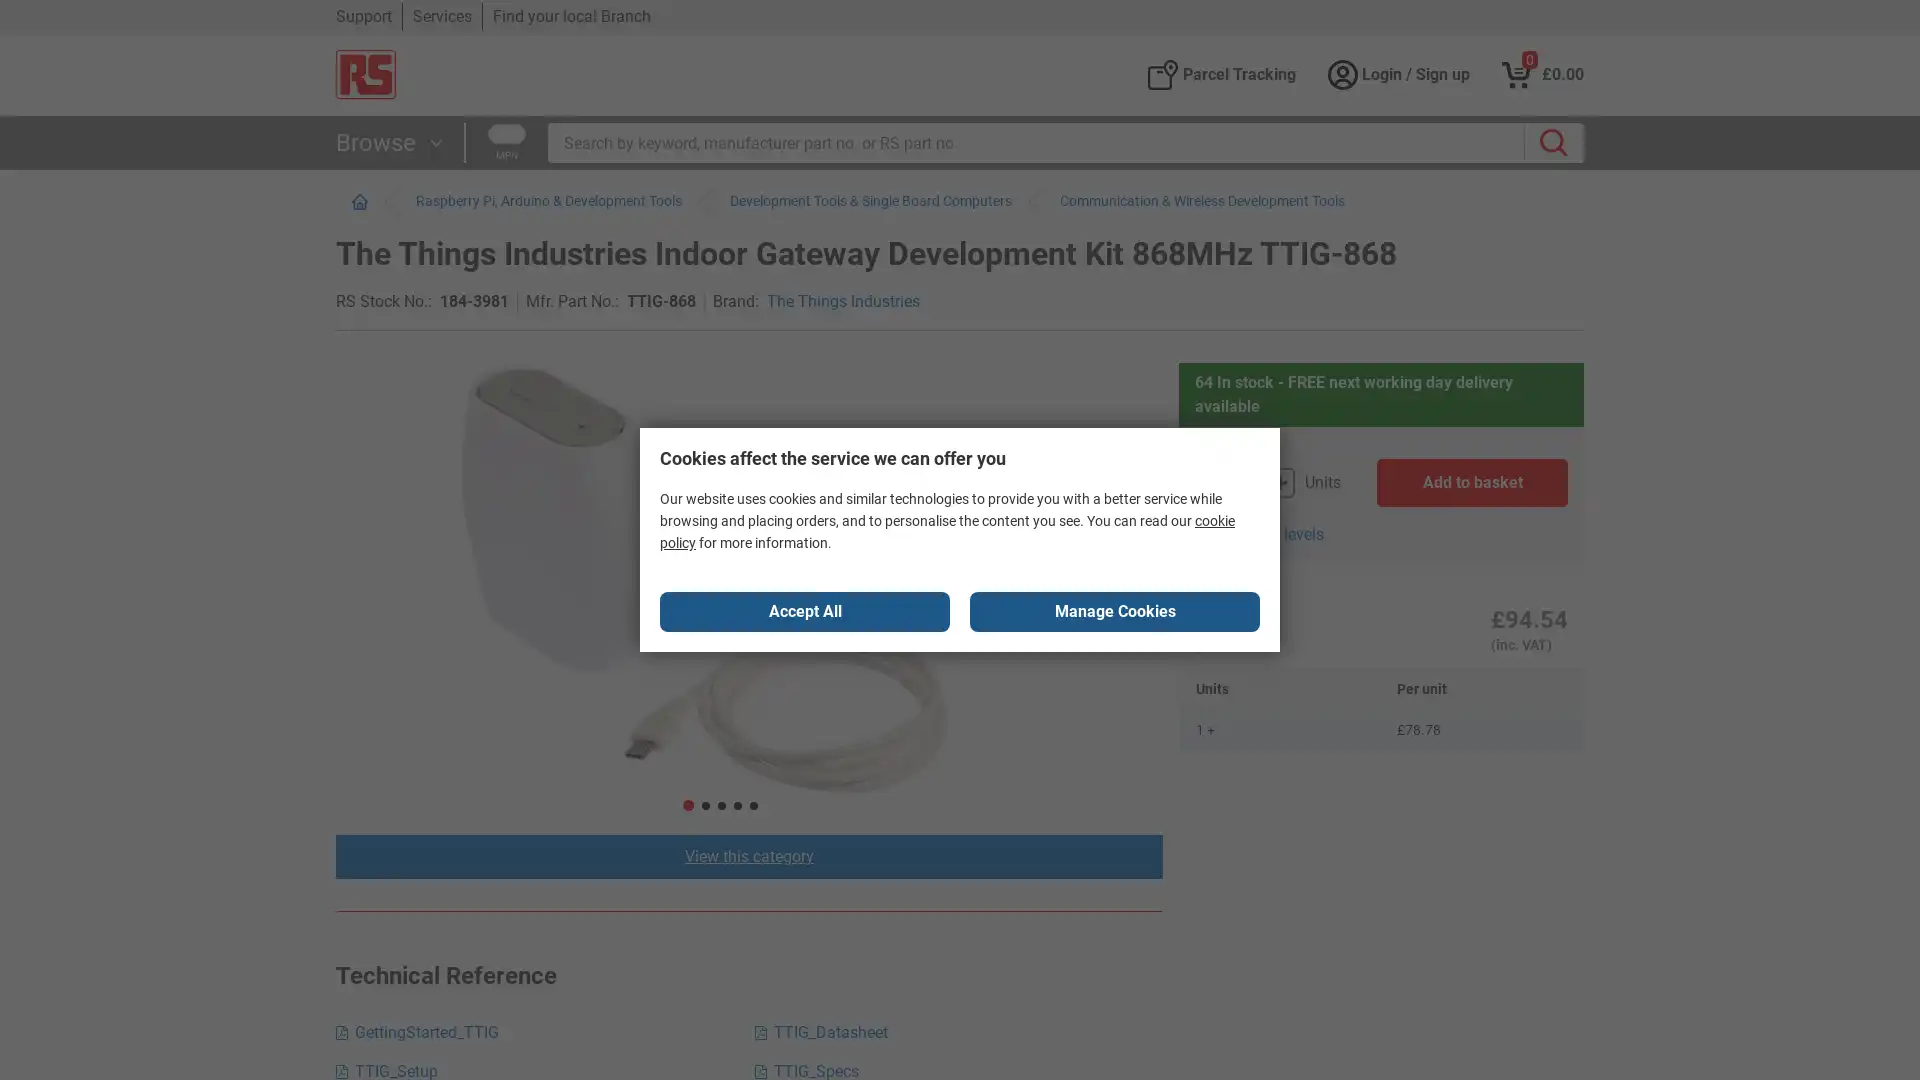 This screenshot has width=1920, height=1080. Describe the element at coordinates (807, 562) in the screenshot. I see `Gallery asset 3 of 5` at that location.